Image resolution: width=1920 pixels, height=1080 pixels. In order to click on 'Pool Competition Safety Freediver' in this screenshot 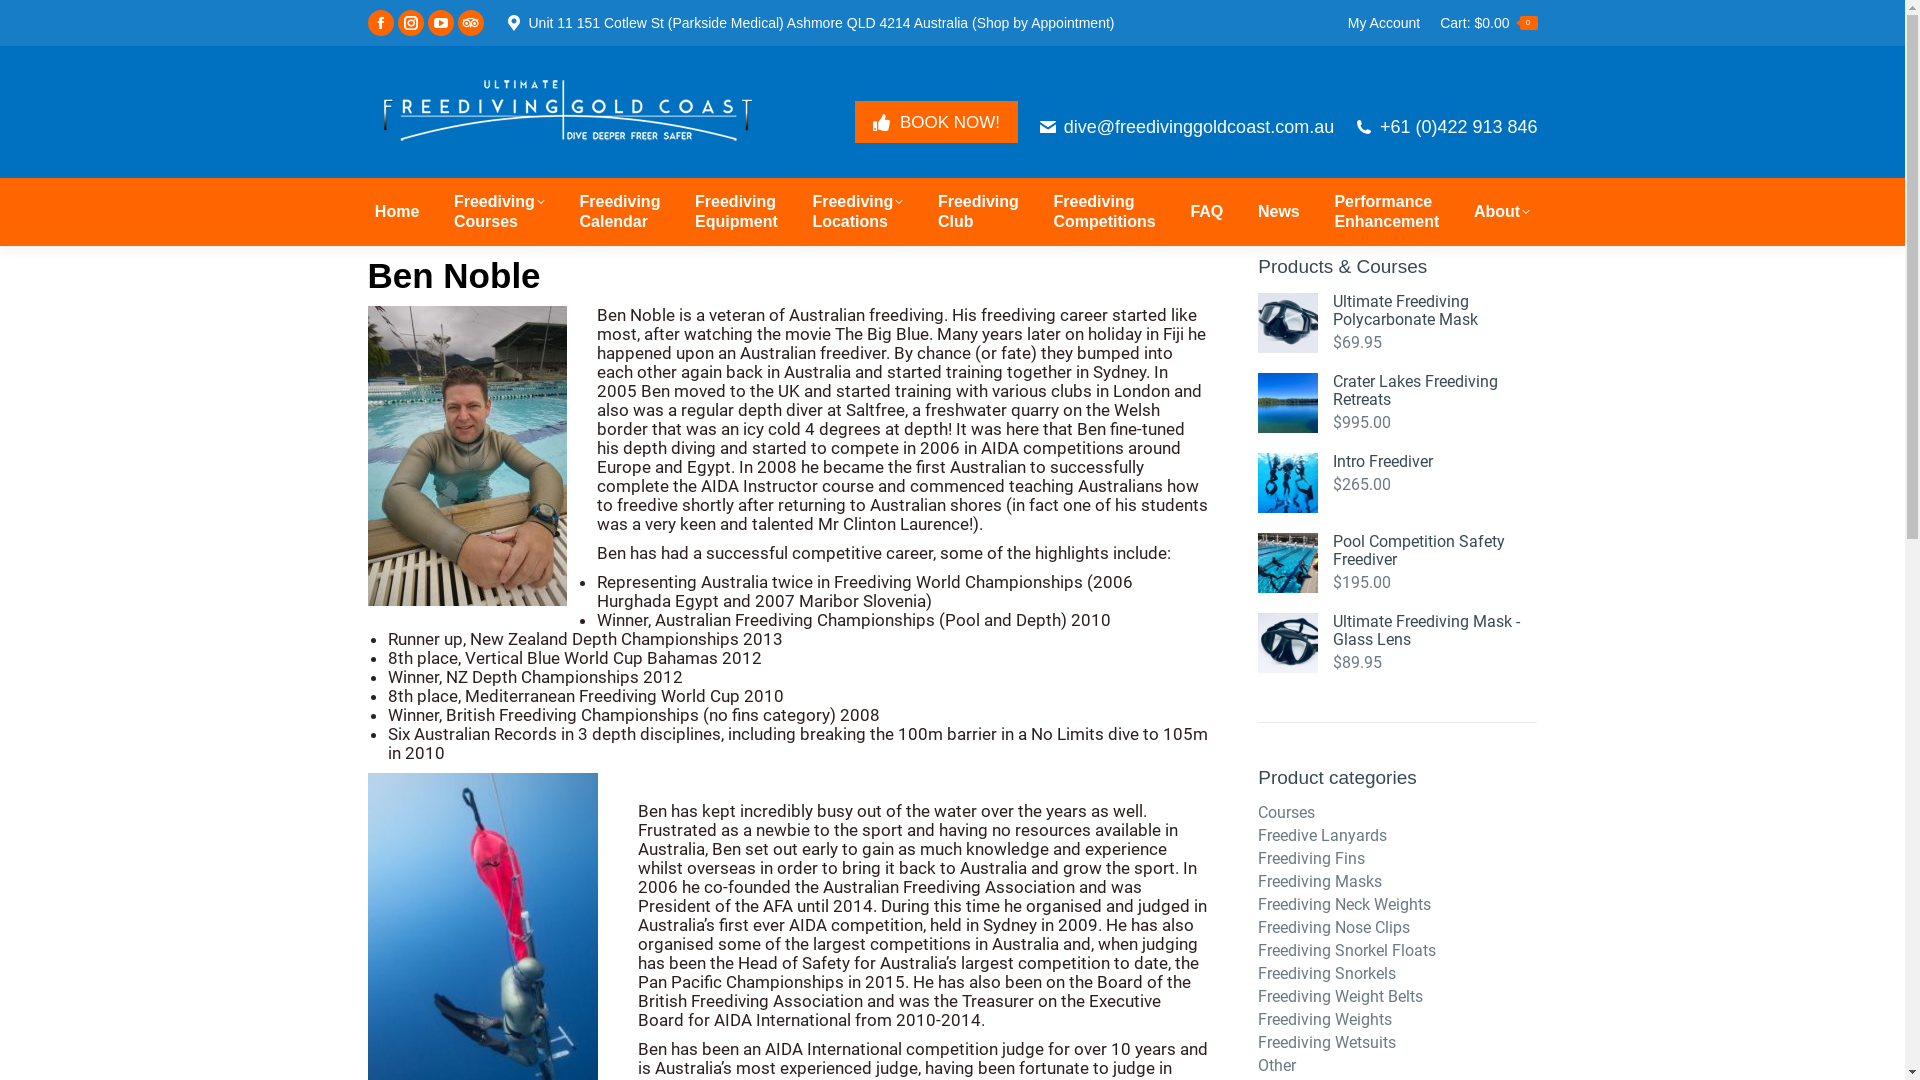, I will do `click(1434, 551)`.